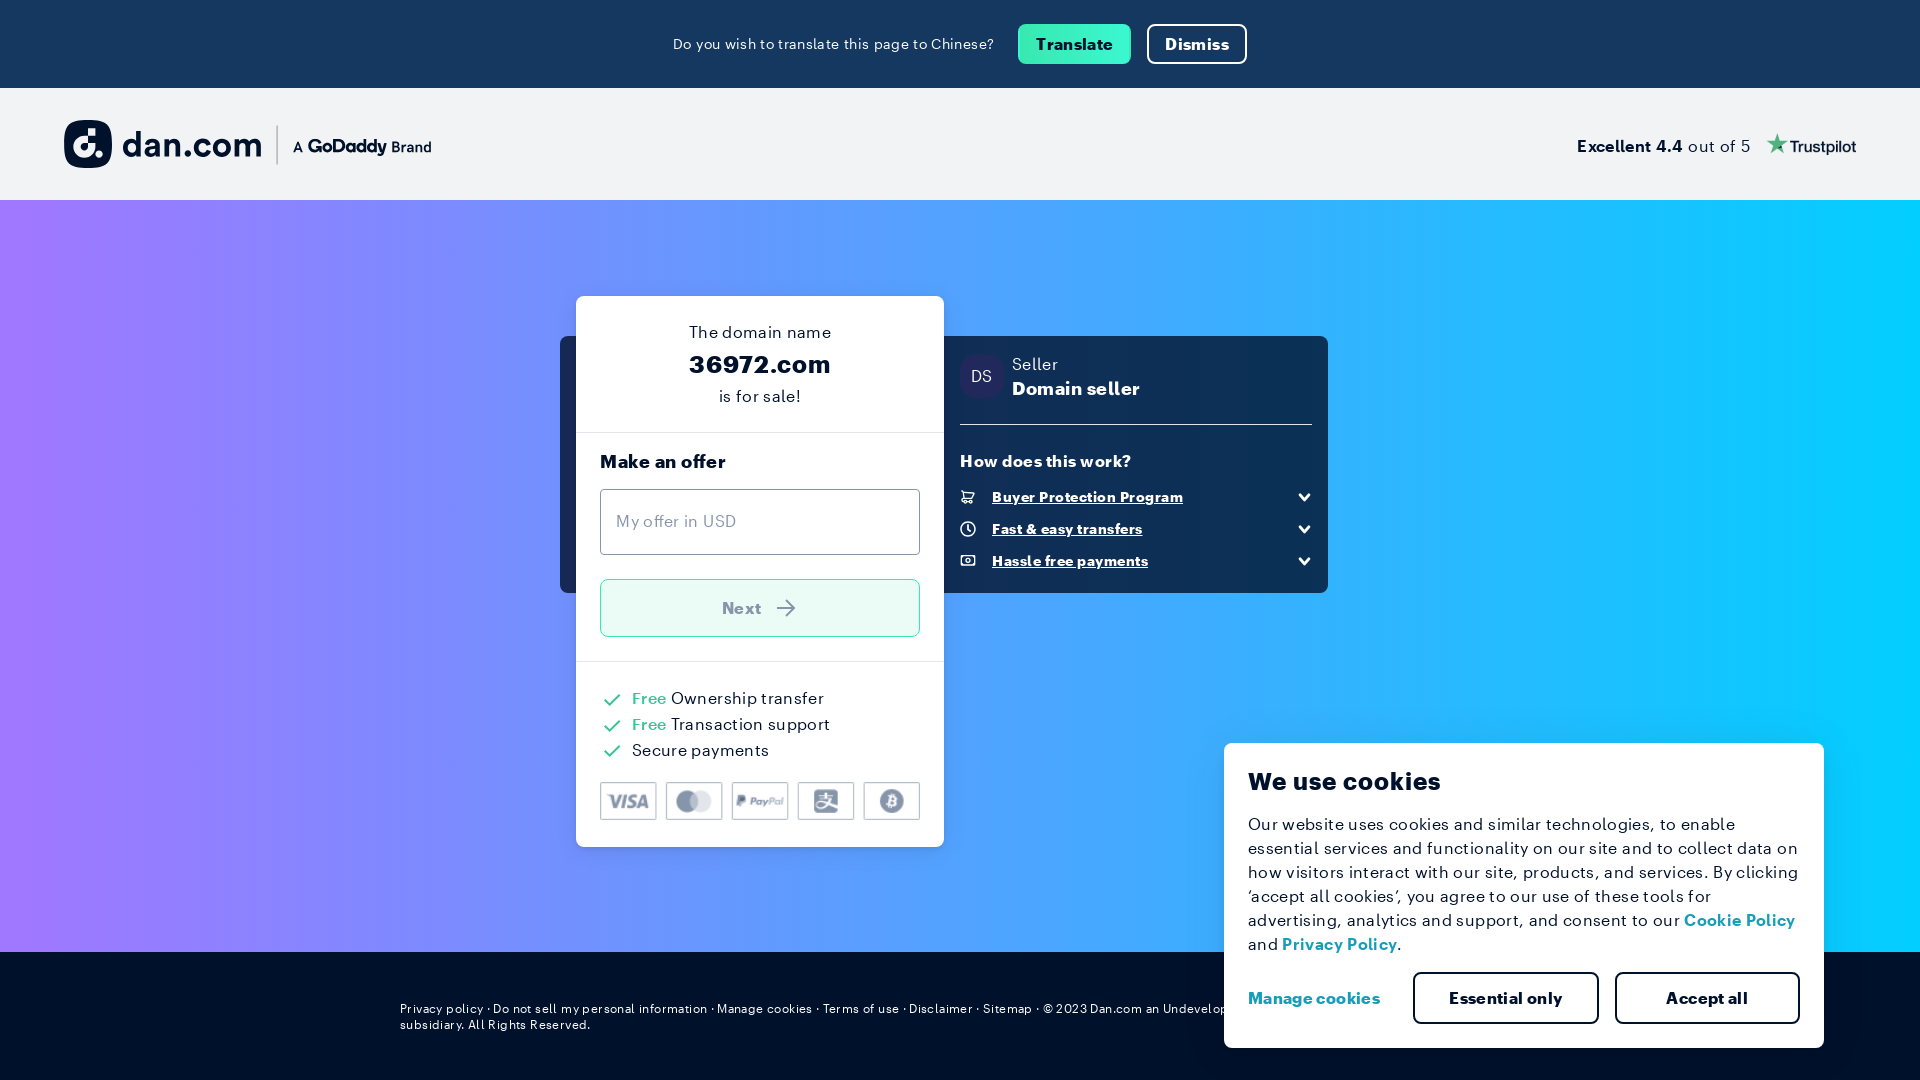 The height and width of the screenshot is (1080, 1920). I want to click on 'Sitemap', so click(1008, 1007).